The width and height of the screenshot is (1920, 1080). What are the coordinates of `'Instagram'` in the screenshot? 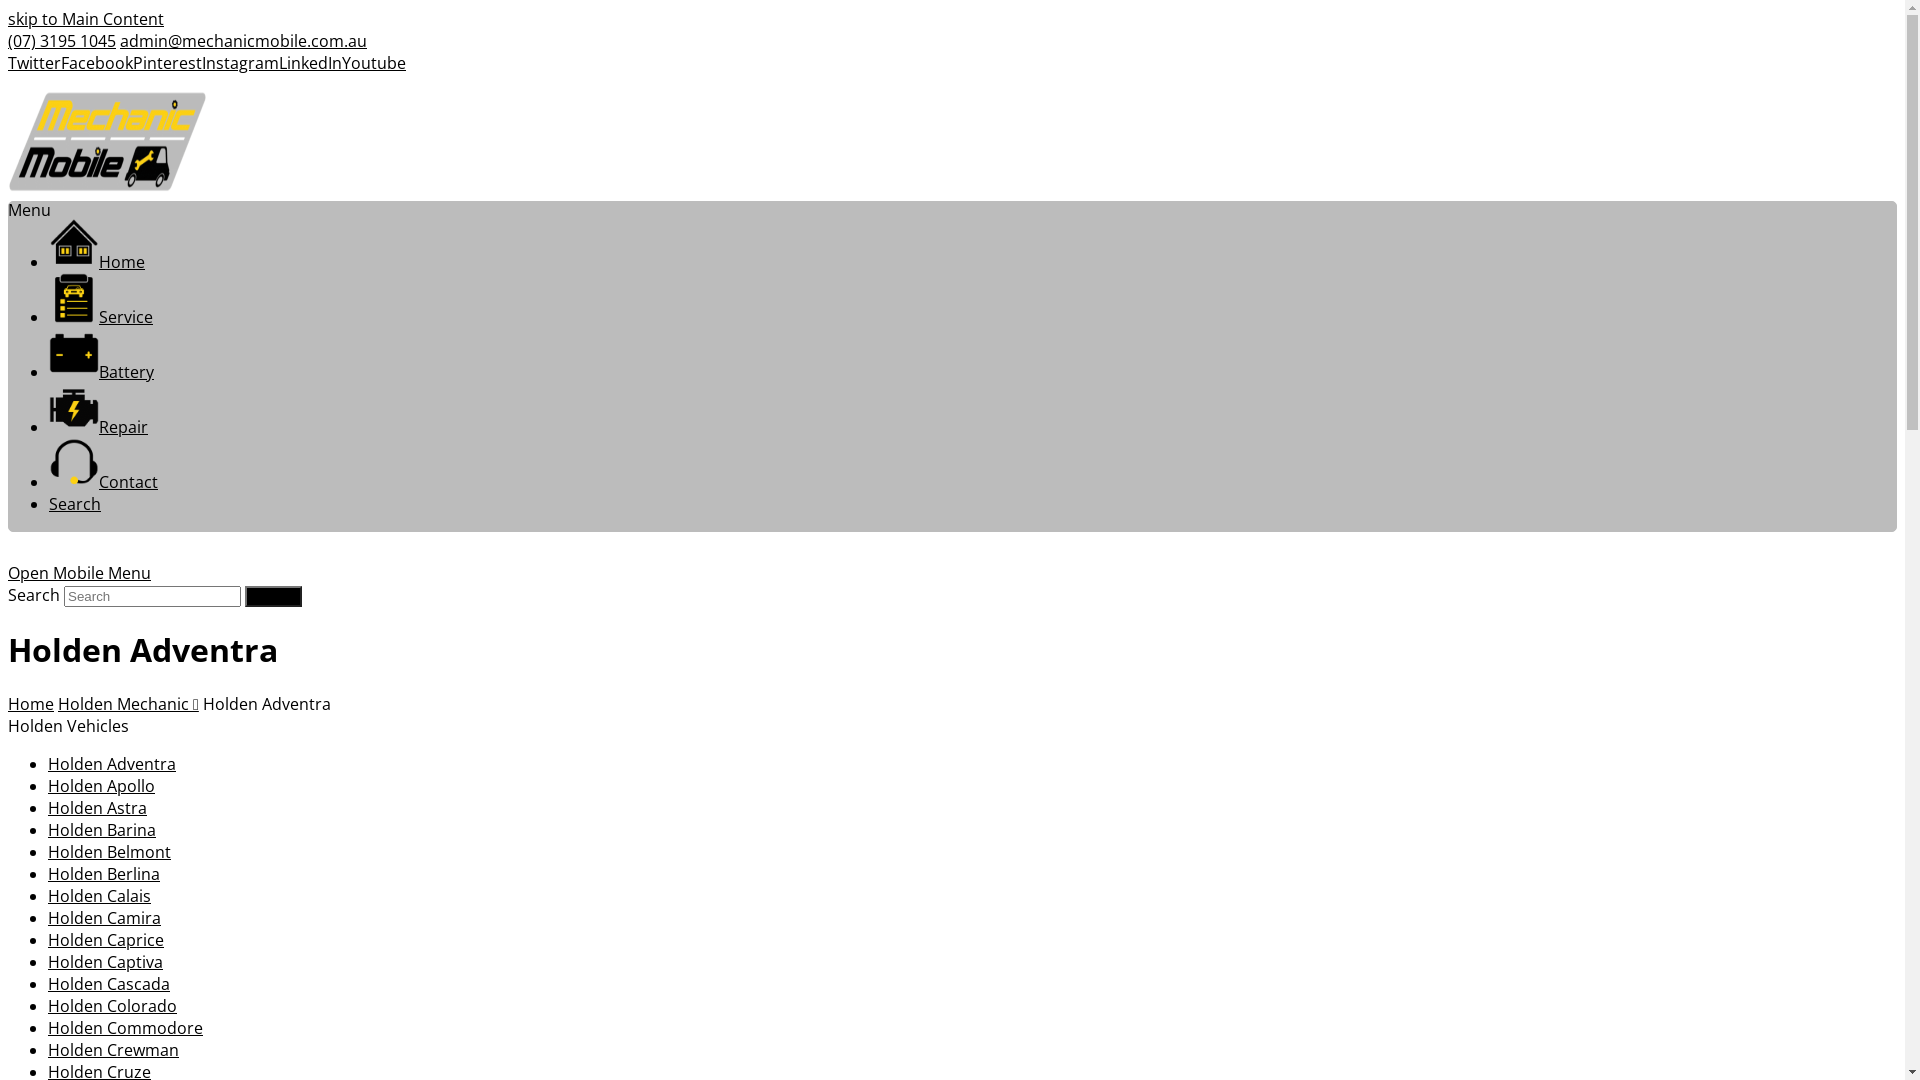 It's located at (240, 61).